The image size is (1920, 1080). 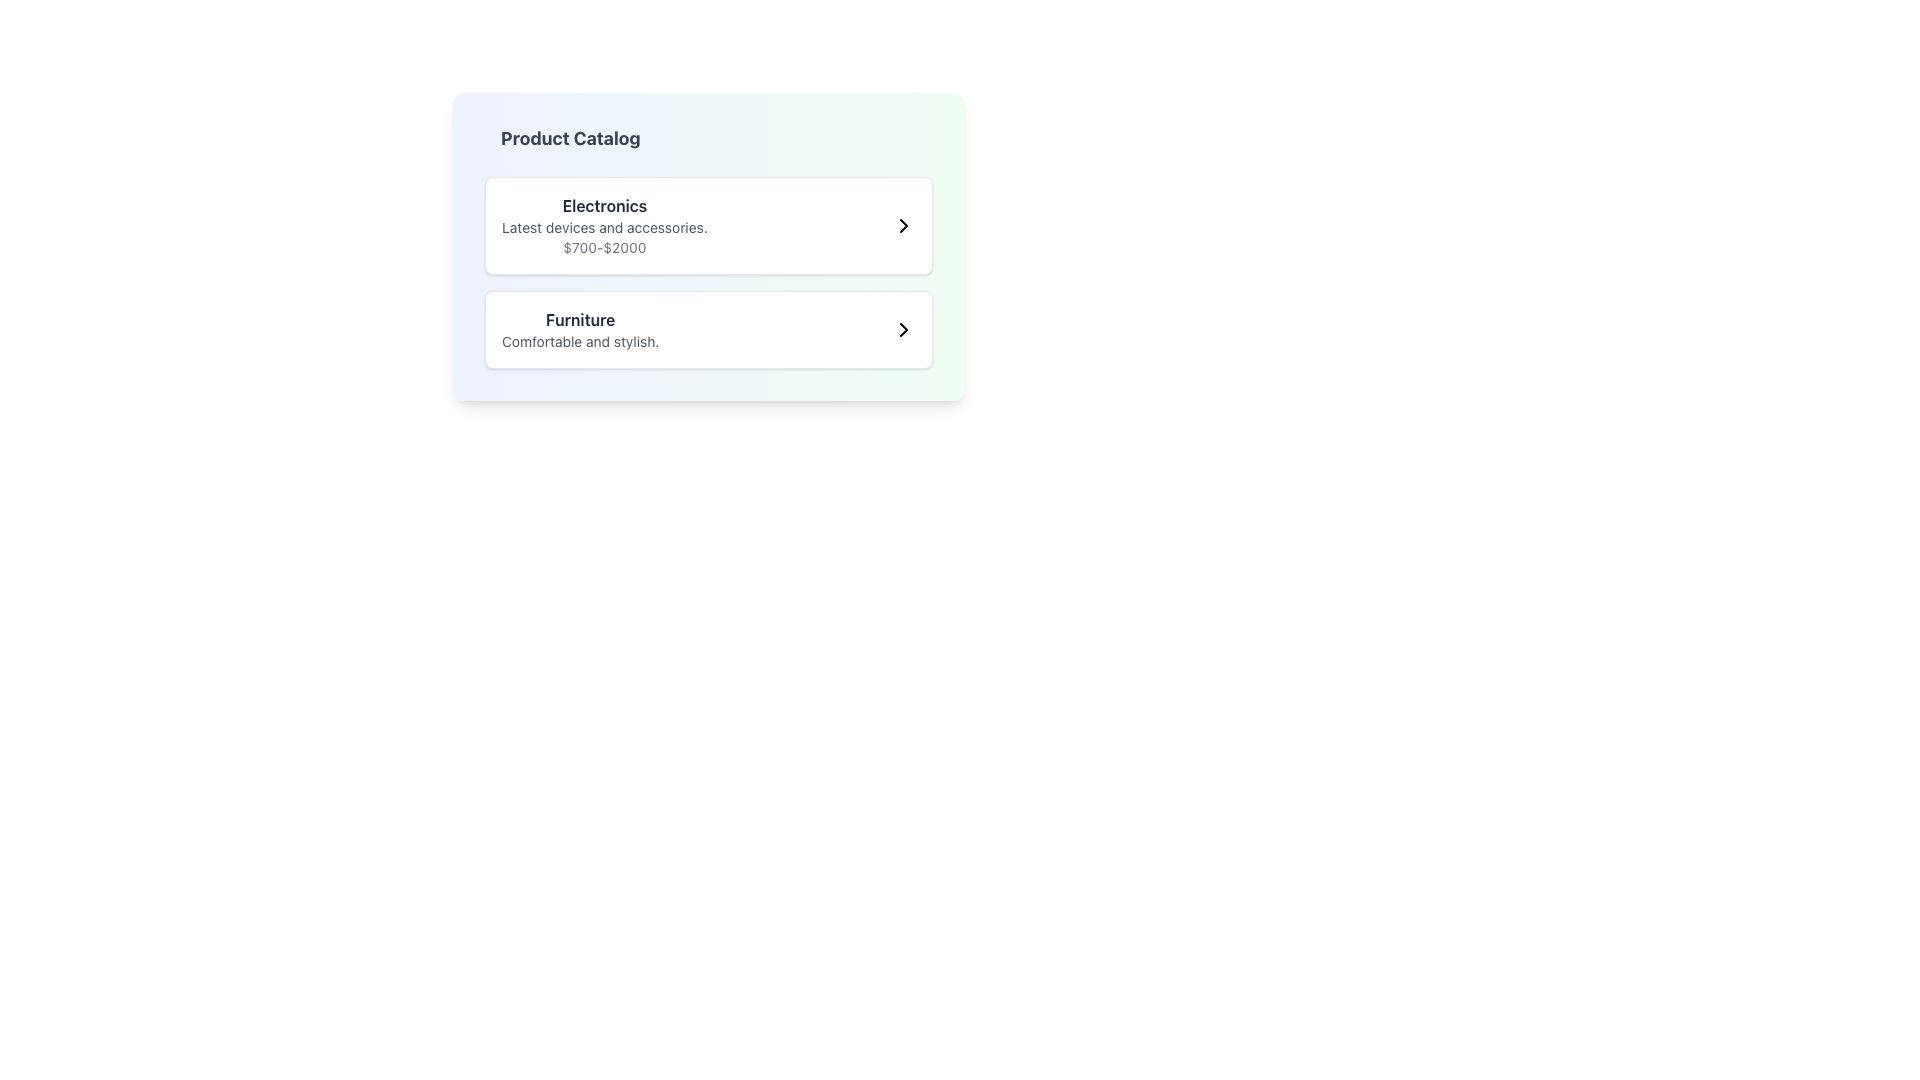 I want to click on the right-pointing chevron icon button located at the far-right of the 'Electronics' list item, so click(x=902, y=225).